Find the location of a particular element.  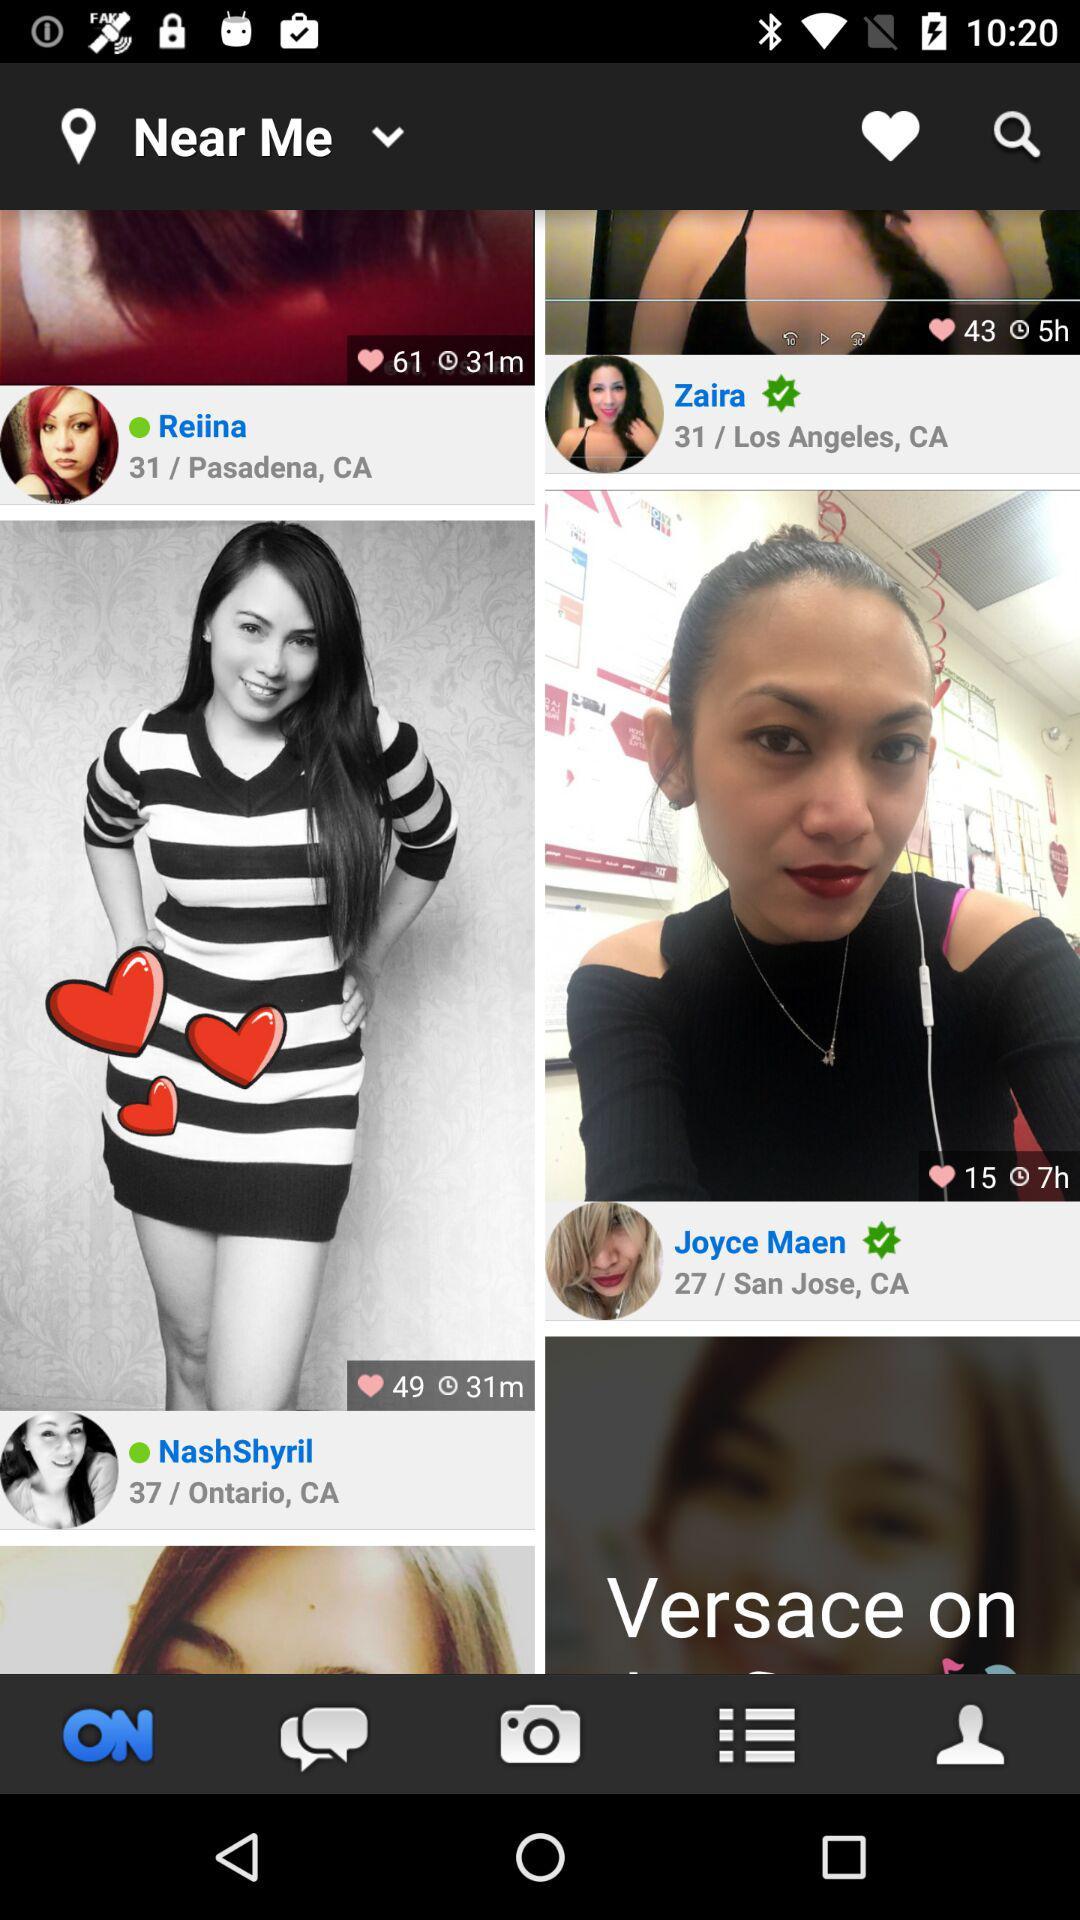

the zaira is located at coordinates (709, 394).